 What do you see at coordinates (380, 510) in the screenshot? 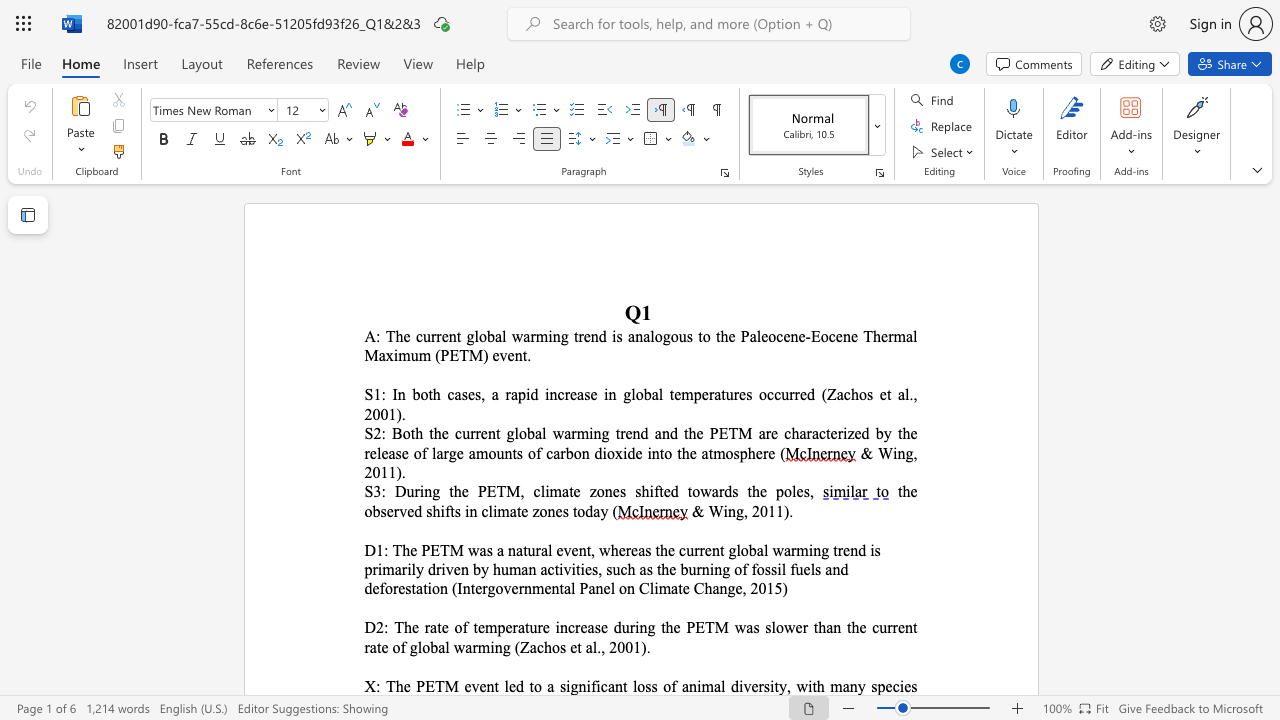
I see `the space between the continuous character "b" and "s" in the text` at bounding box center [380, 510].